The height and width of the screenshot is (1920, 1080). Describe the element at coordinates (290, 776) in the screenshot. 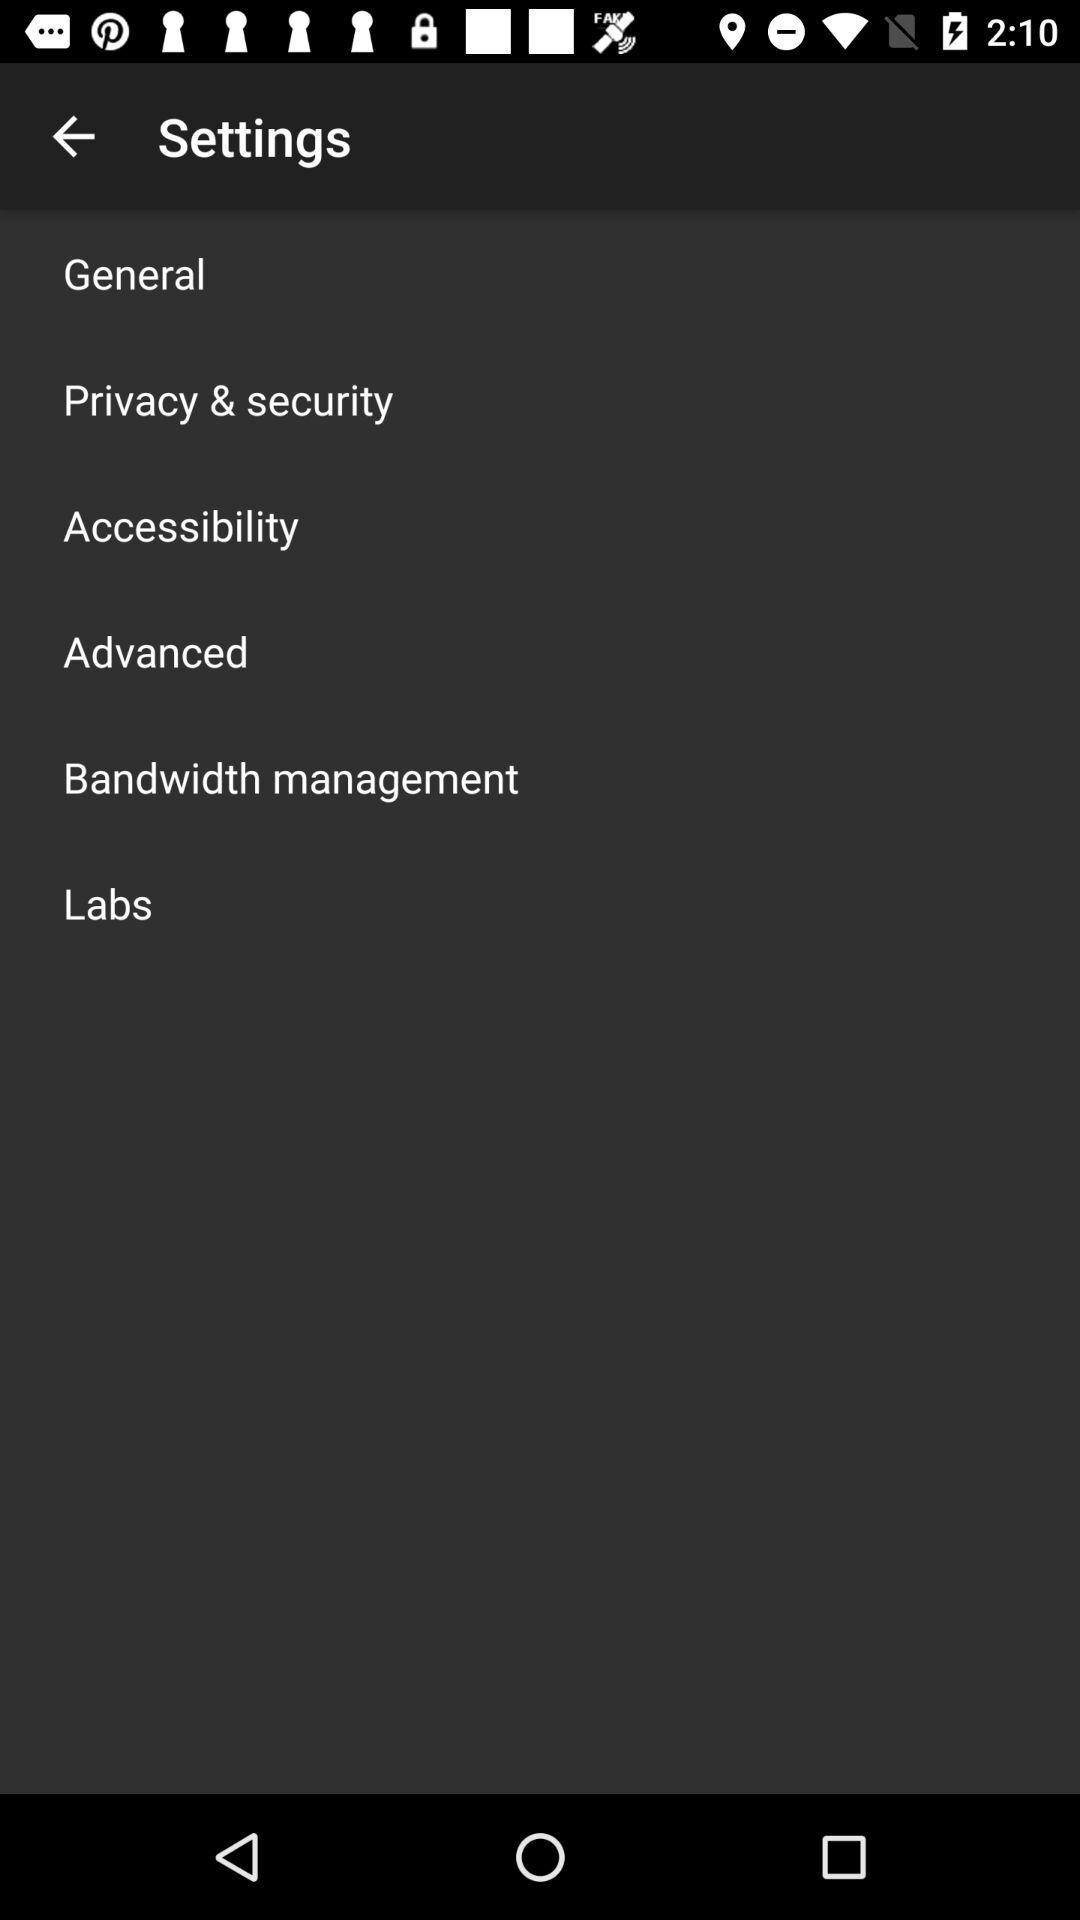

I see `item above labs` at that location.